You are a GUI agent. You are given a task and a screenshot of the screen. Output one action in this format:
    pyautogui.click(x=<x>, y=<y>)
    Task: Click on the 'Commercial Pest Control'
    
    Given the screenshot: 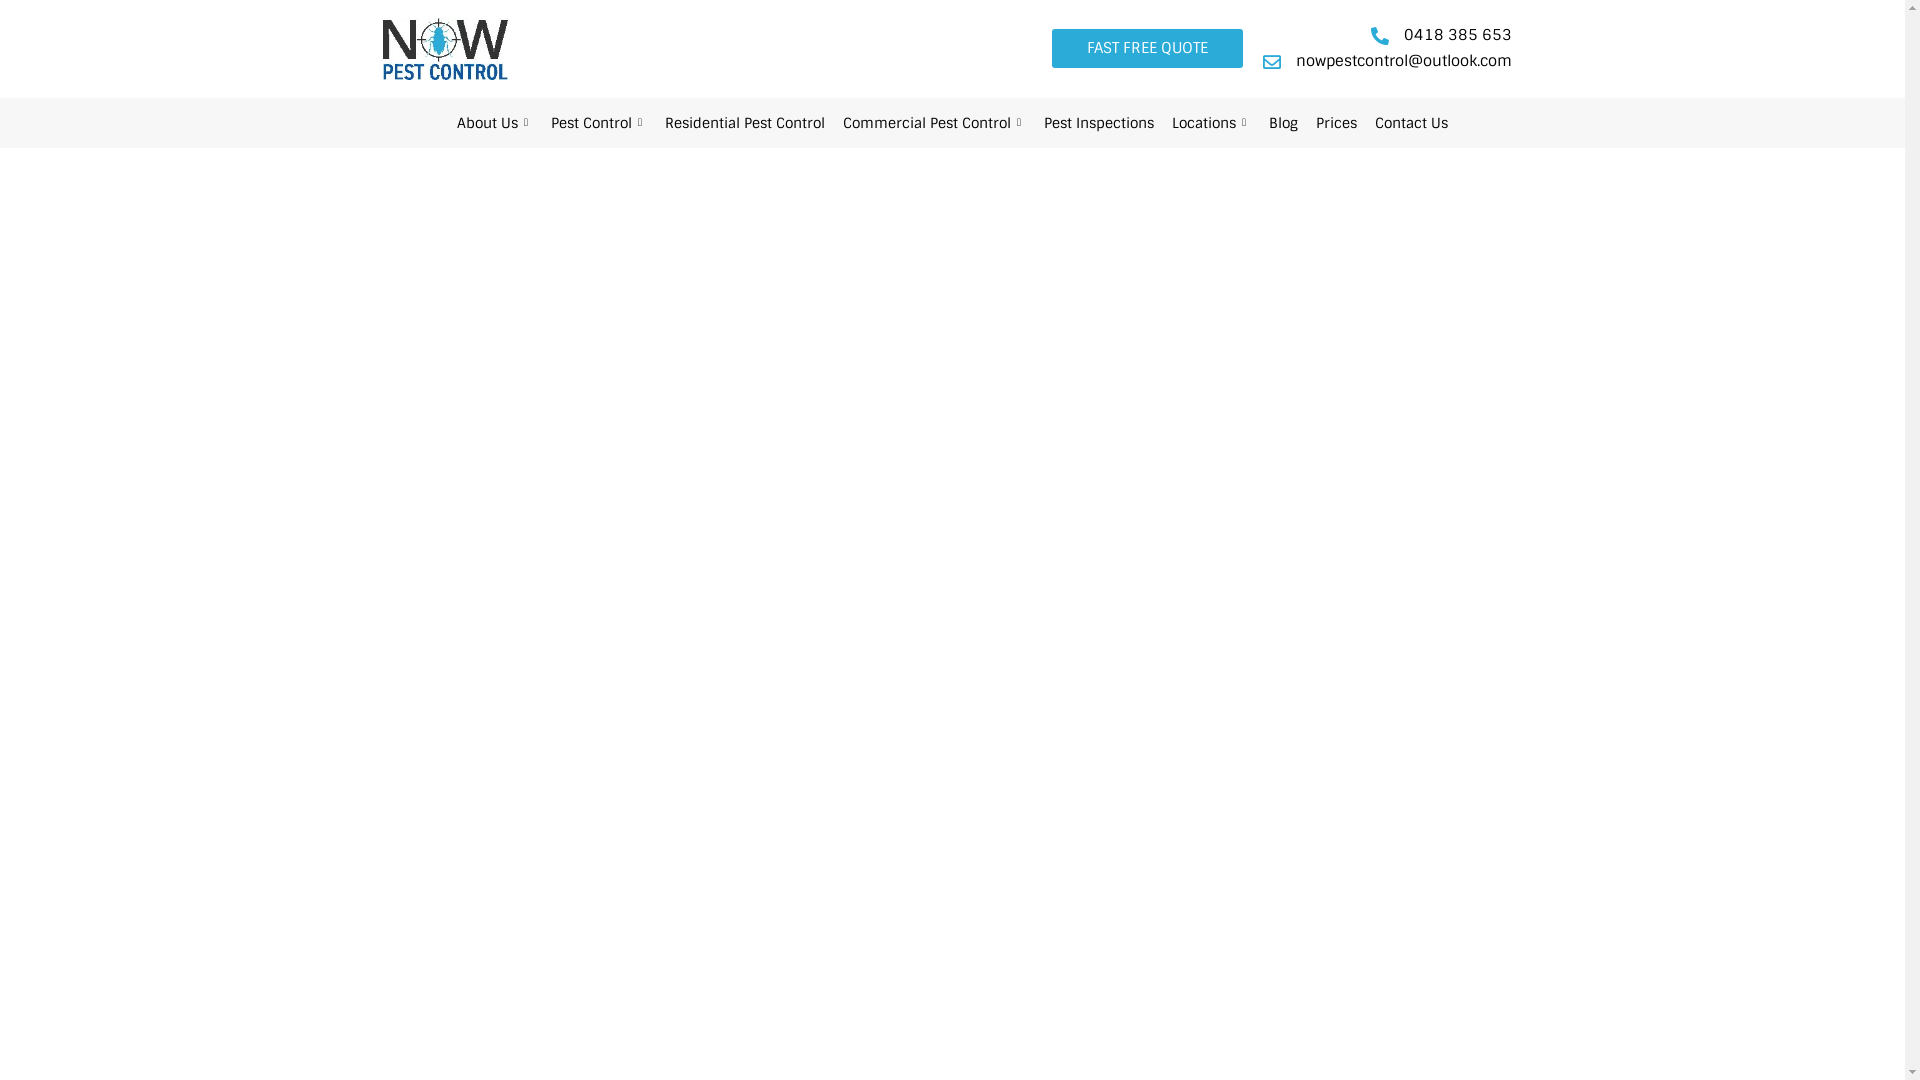 What is the action you would take?
    pyautogui.click(x=933, y=123)
    